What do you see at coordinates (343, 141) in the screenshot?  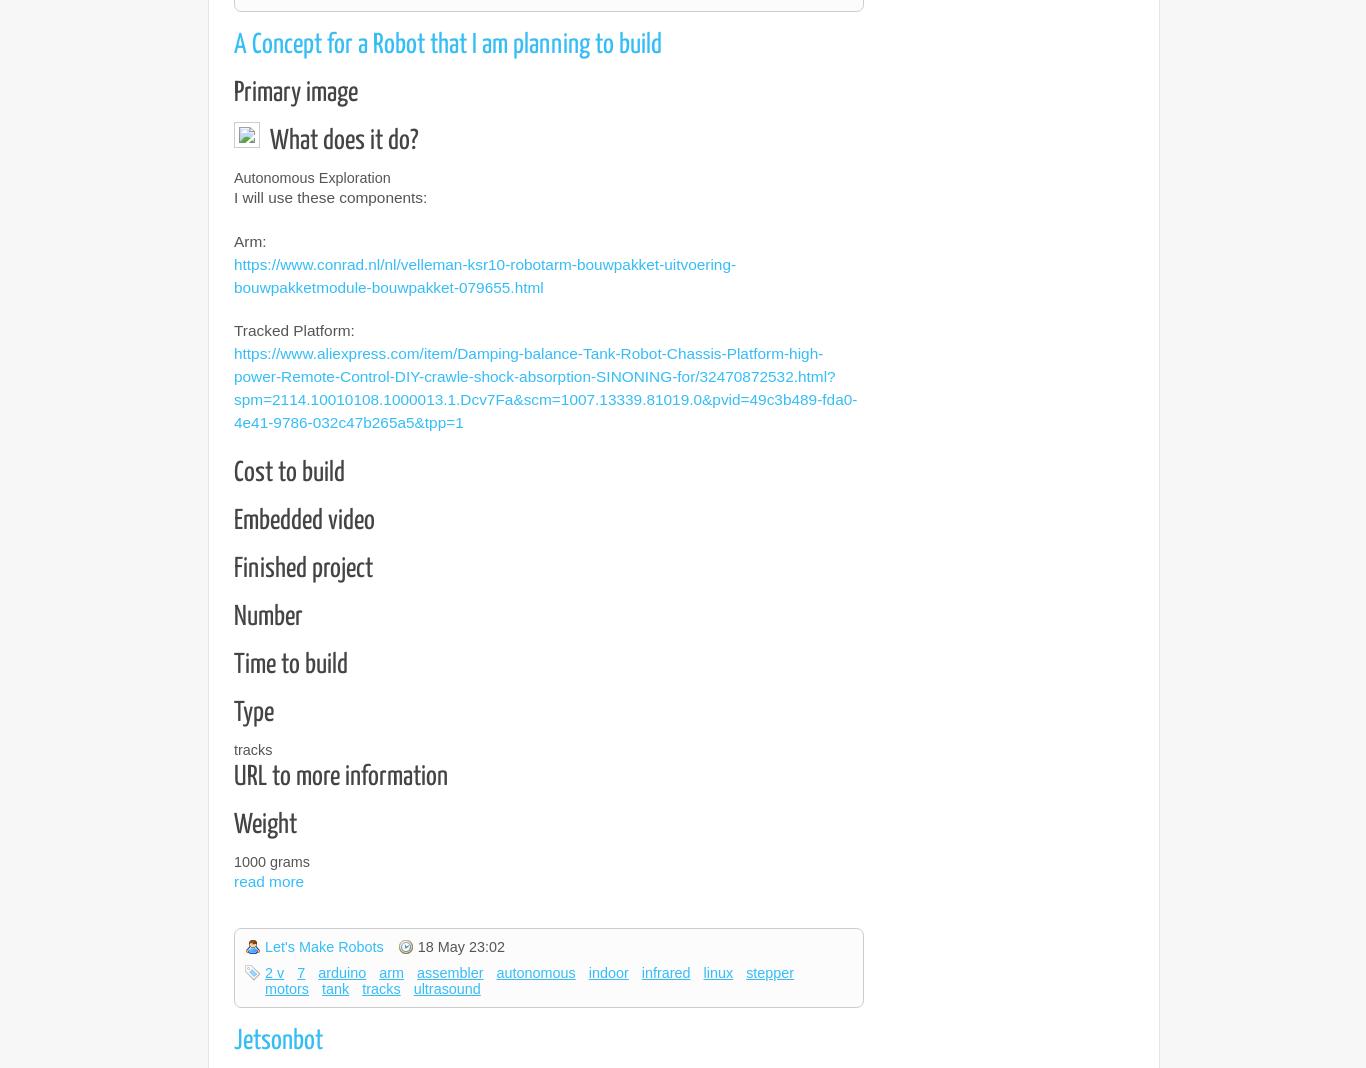 I see `'What does it do?'` at bounding box center [343, 141].